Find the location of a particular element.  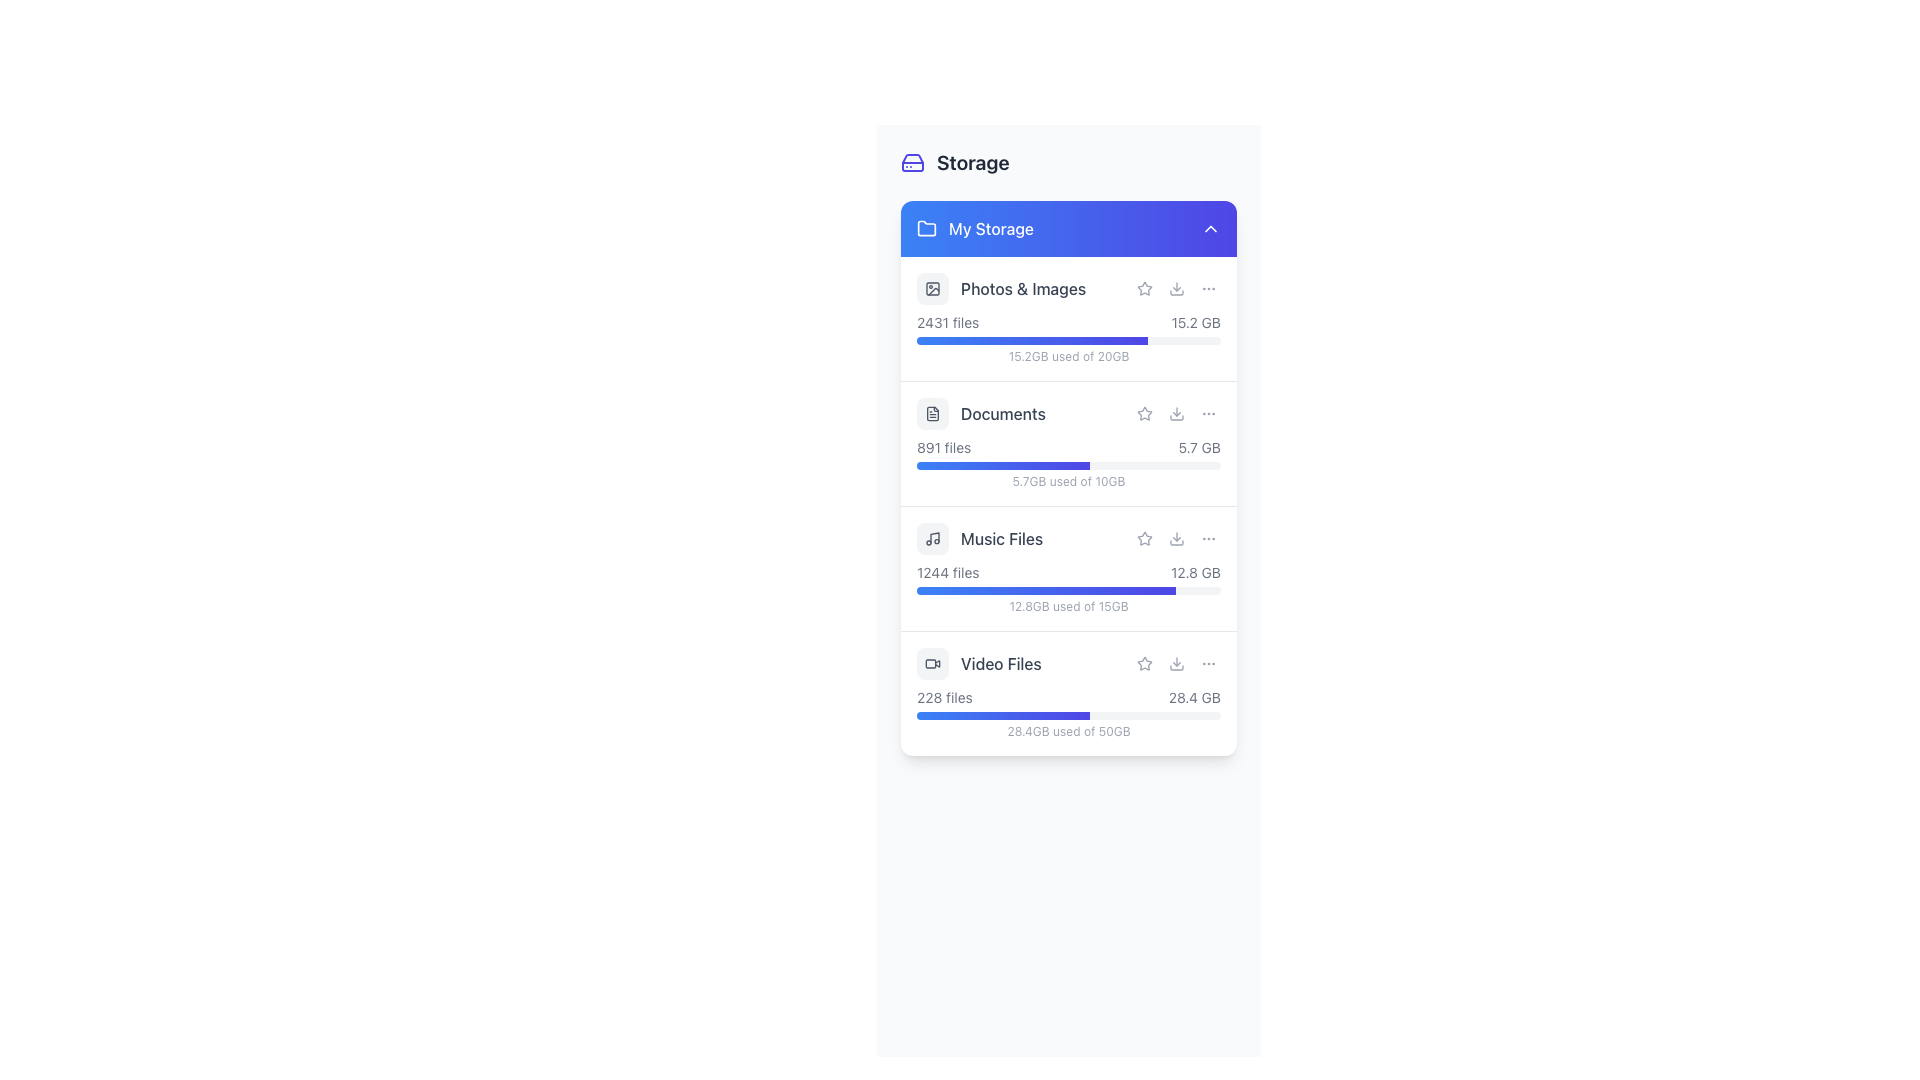

the 'Documents' label or its accompanying document icon is located at coordinates (981, 412).